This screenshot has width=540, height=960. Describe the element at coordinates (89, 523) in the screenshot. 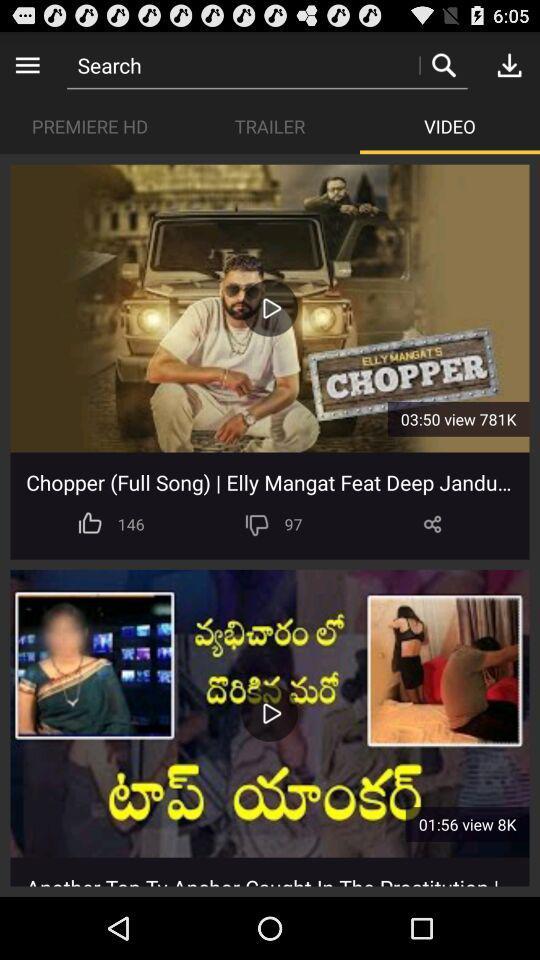

I see `like` at that location.